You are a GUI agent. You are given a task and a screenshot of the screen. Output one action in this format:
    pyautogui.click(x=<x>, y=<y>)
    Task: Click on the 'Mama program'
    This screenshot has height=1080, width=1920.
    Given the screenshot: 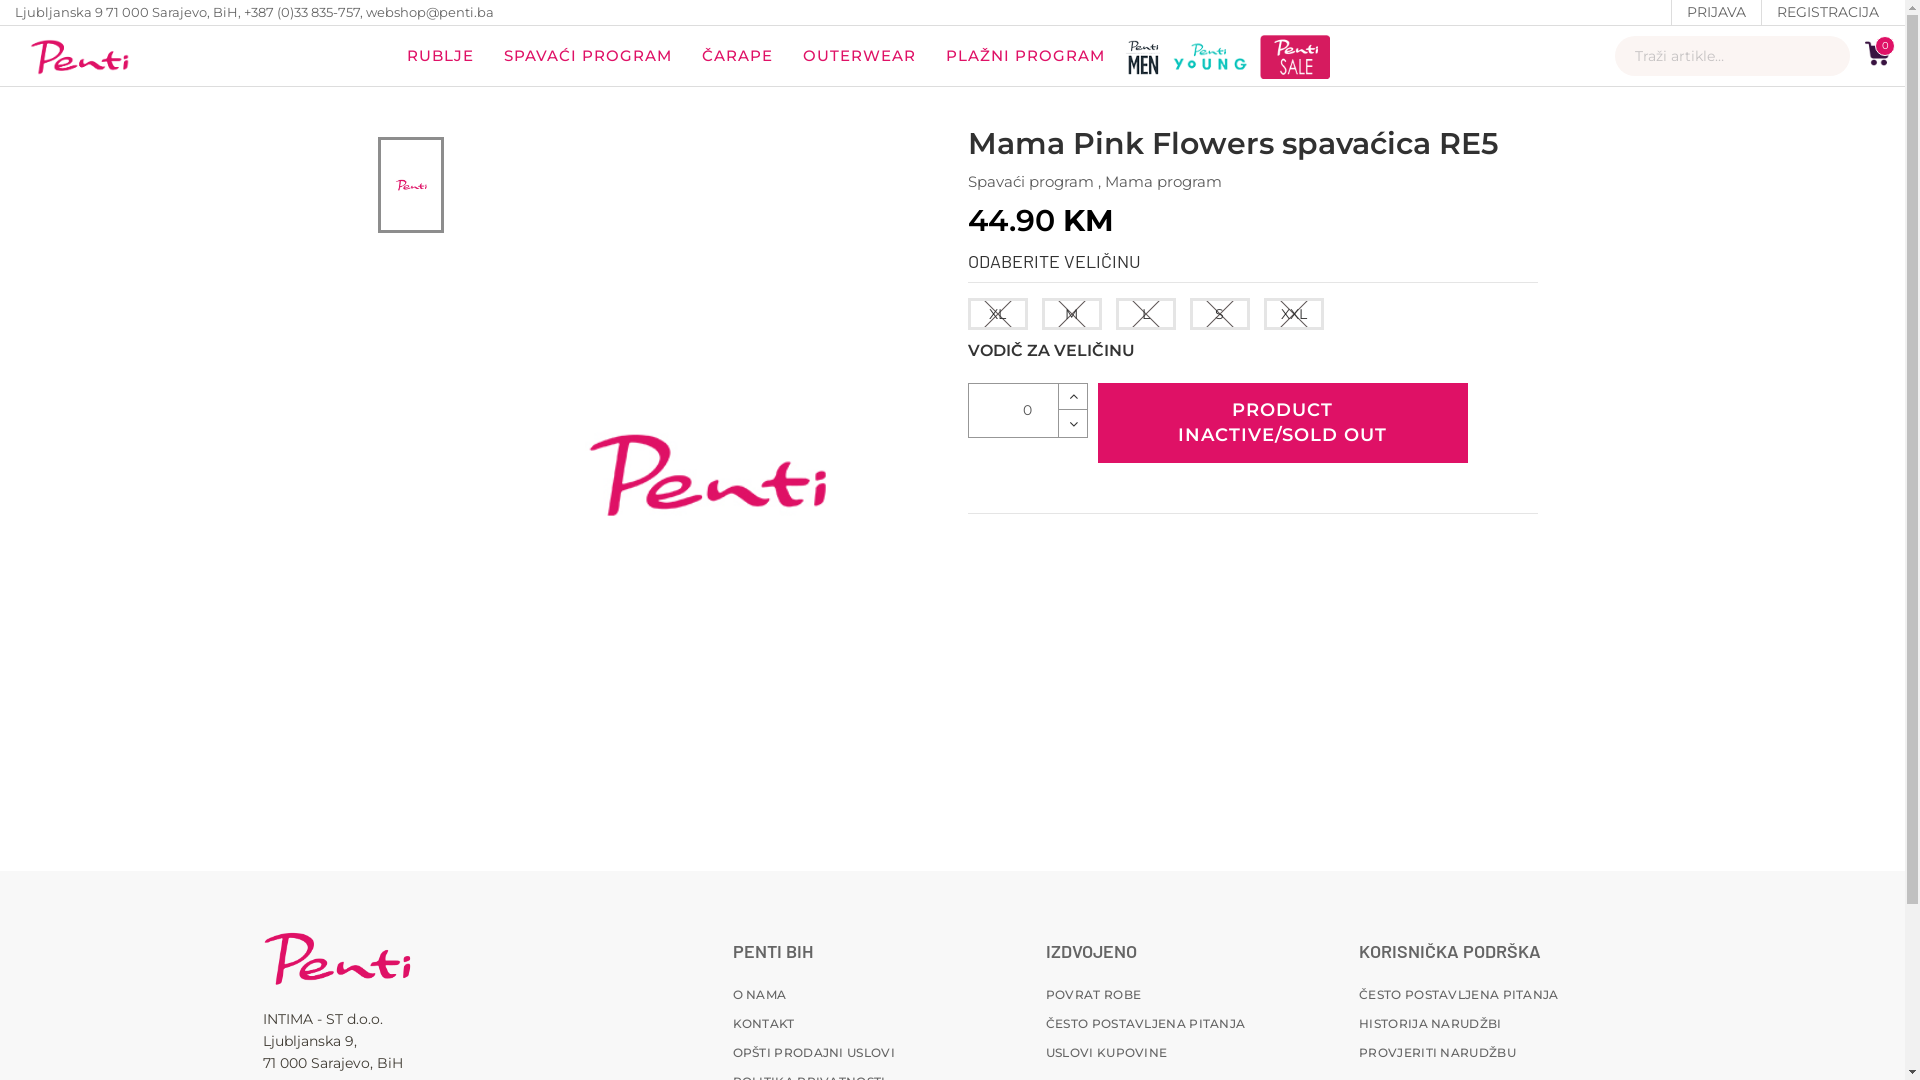 What is the action you would take?
    pyautogui.click(x=1162, y=181)
    